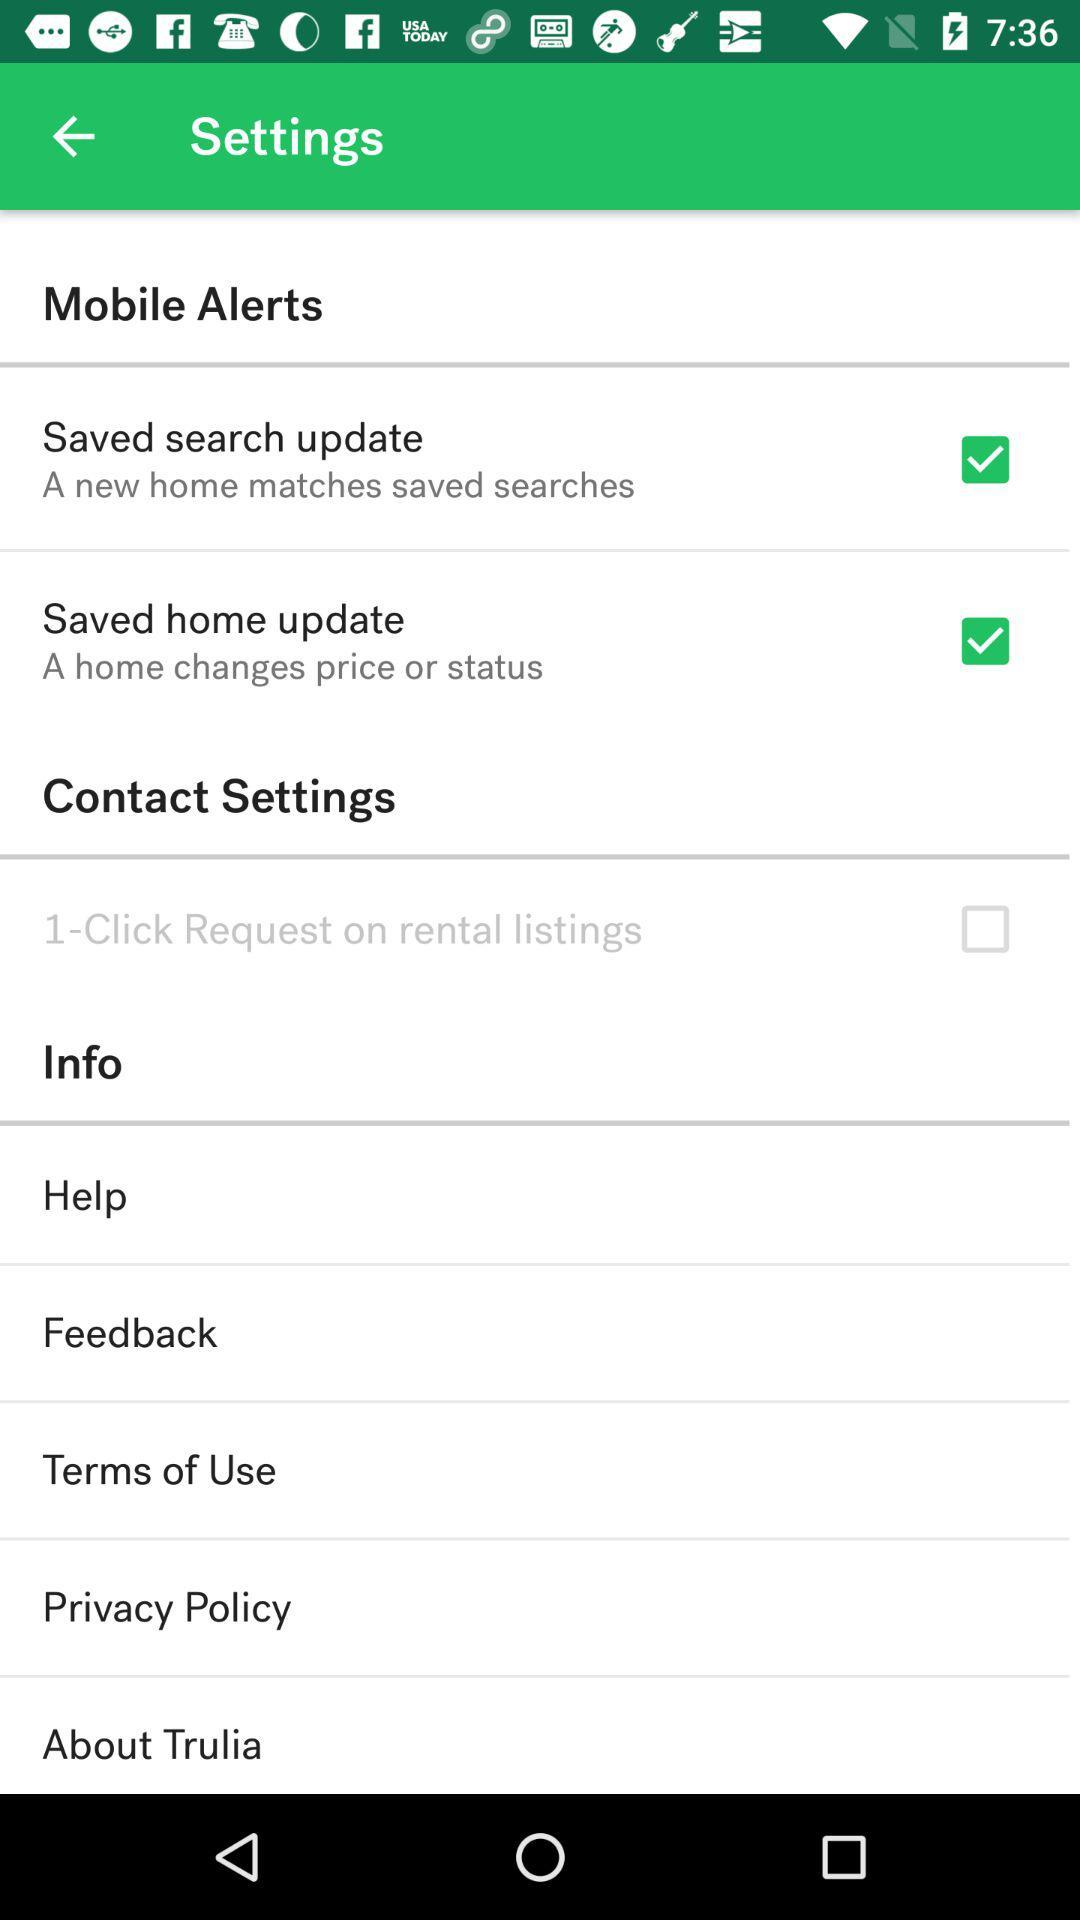 Image resolution: width=1080 pixels, height=1920 pixels. Describe the element at coordinates (533, 303) in the screenshot. I see `item above saved search update` at that location.